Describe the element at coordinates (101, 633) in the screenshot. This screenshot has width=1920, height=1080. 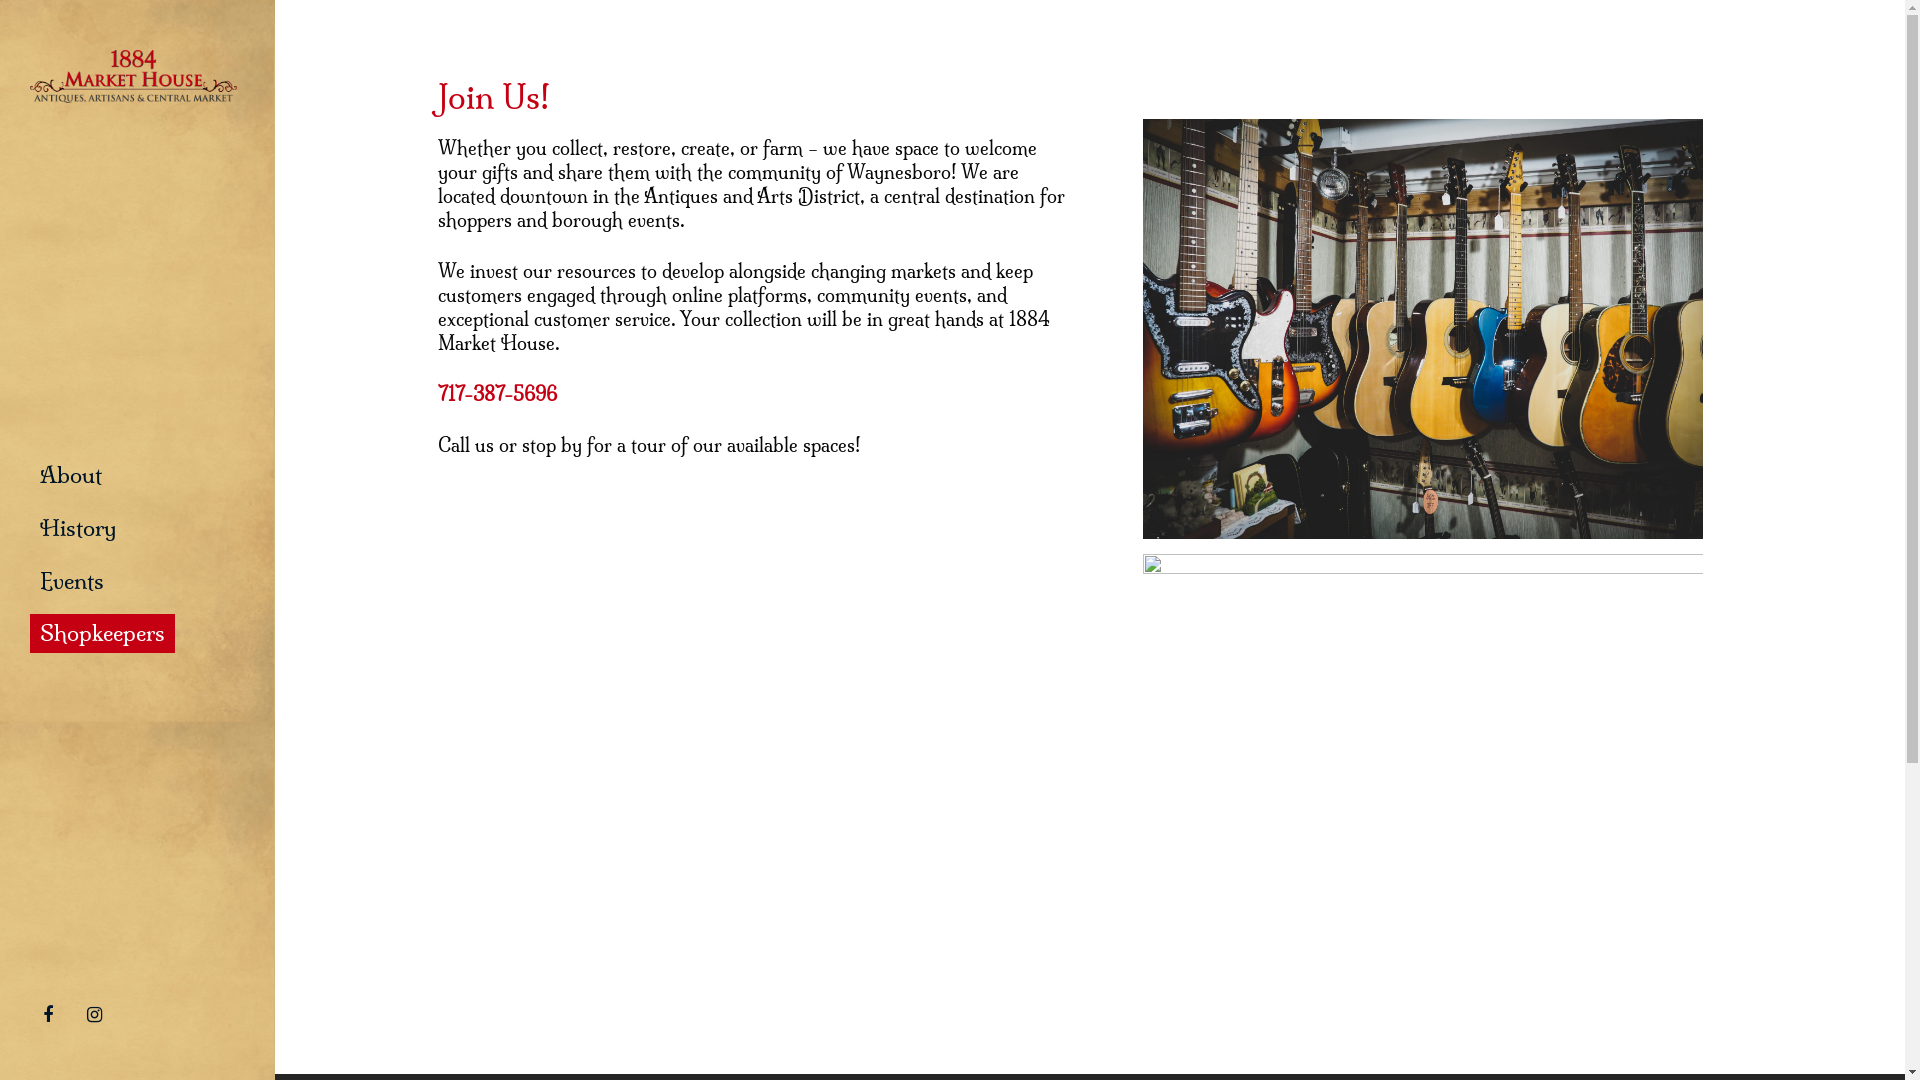
I see `'Shopkeepers'` at that location.